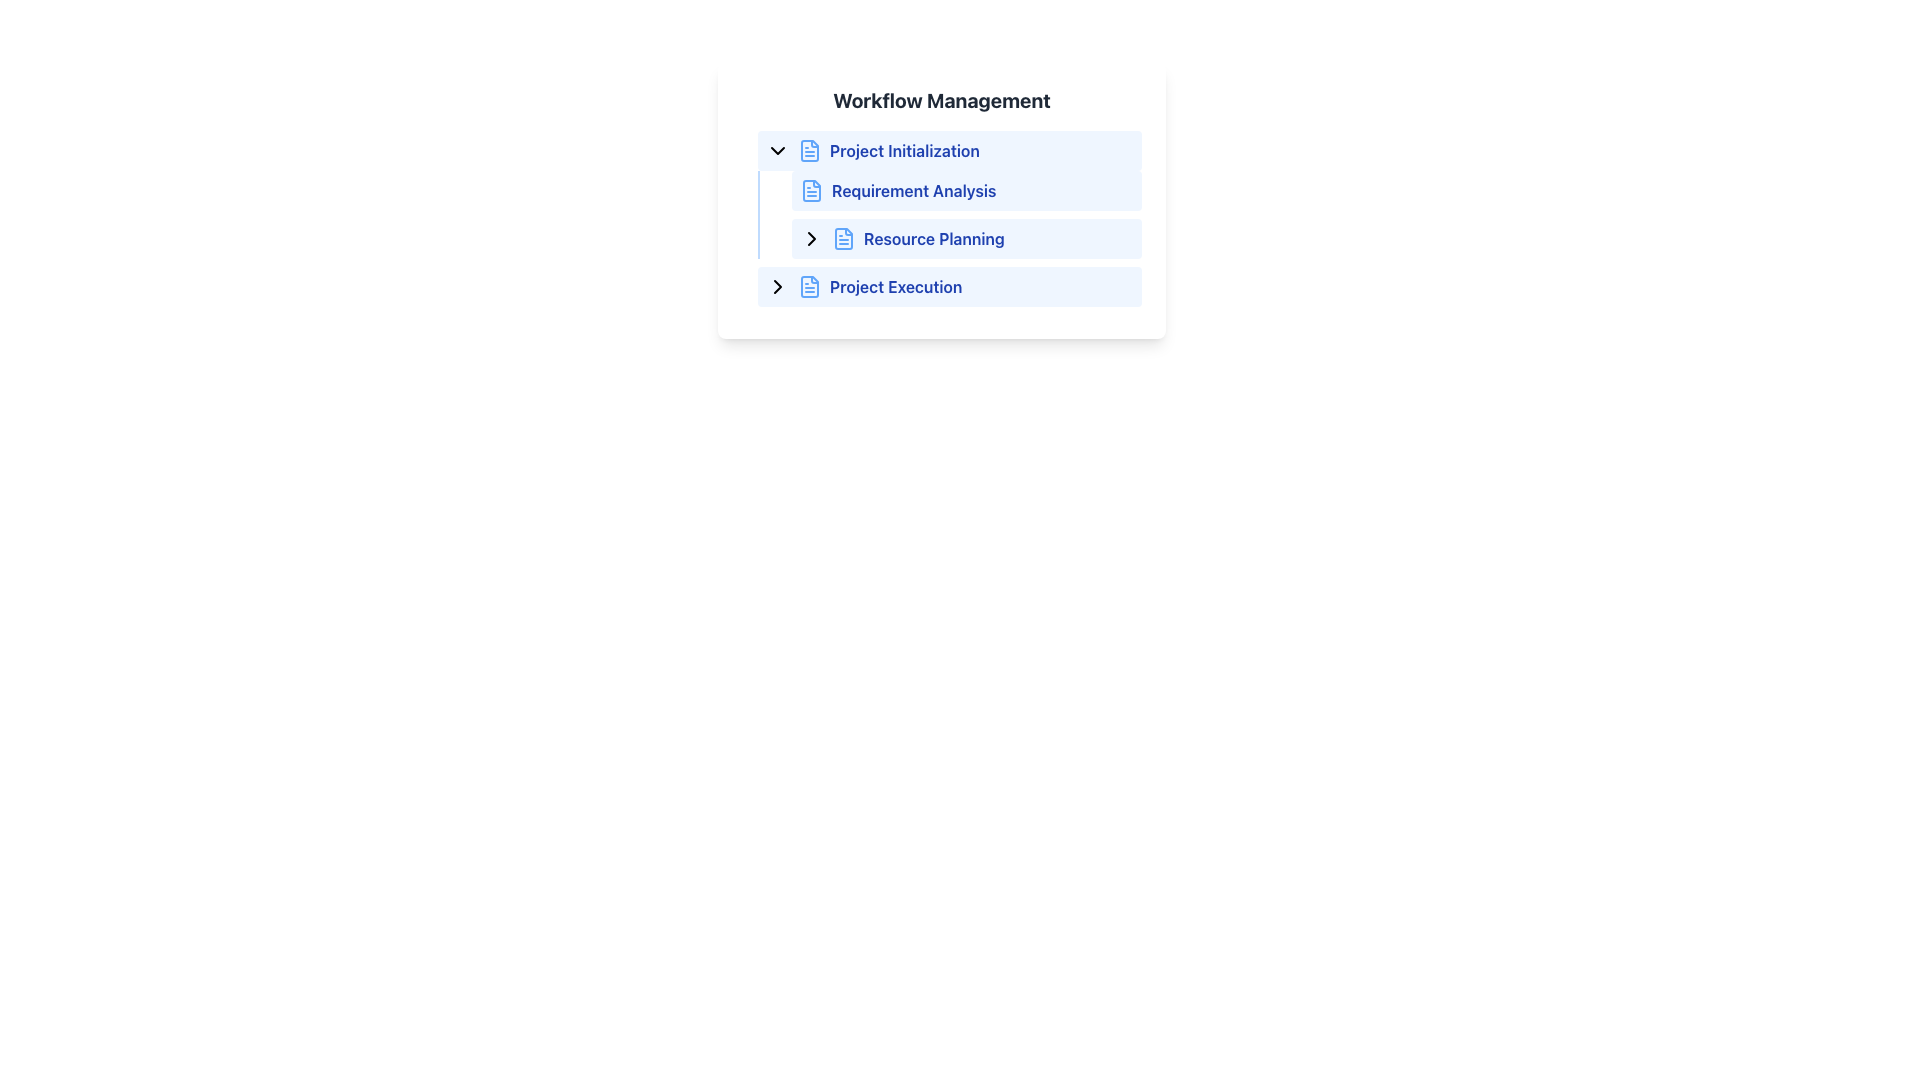 The width and height of the screenshot is (1920, 1080). I want to click on the icon element resembling a document, styled in blue, located to the left of the 'Project Execution' text in the 'Workflow Management' section, so click(810, 286).